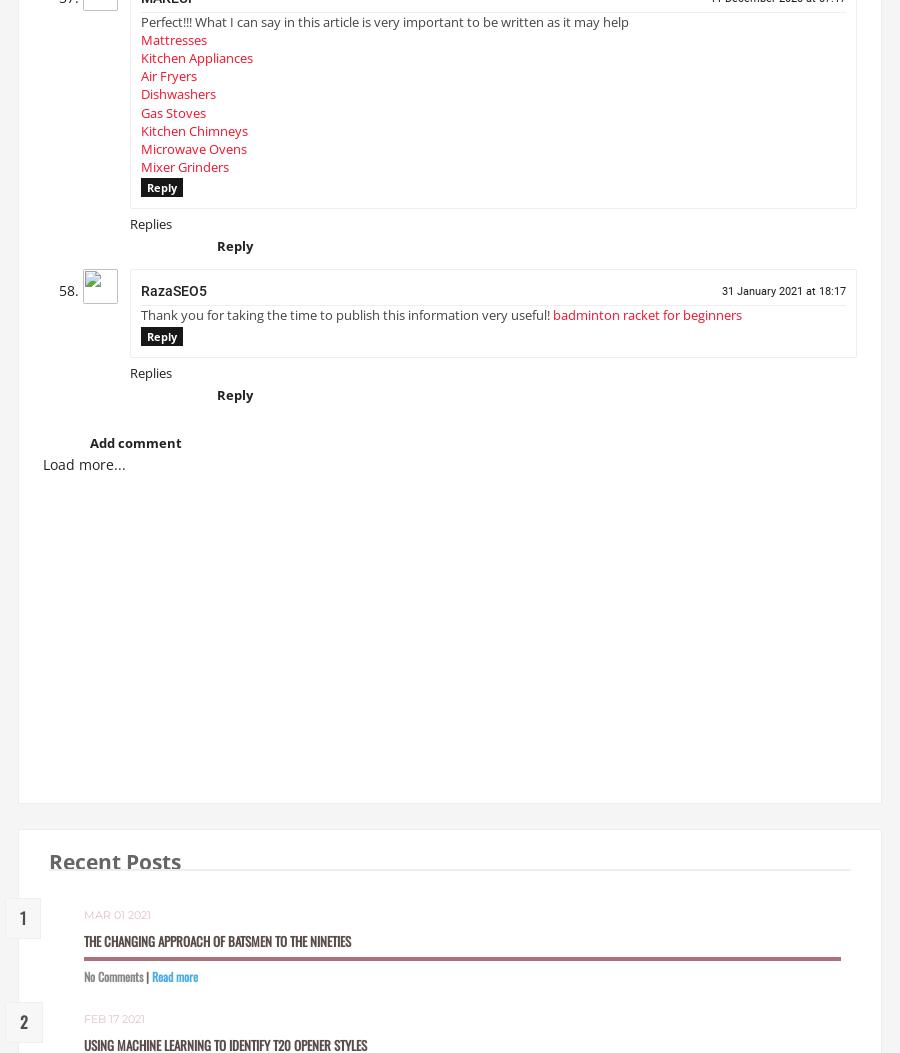 This screenshot has width=900, height=1053. Describe the element at coordinates (141, 28) in the screenshot. I see `'Perfect!!! What I can say in this article is very important to be written as it may help'` at that location.